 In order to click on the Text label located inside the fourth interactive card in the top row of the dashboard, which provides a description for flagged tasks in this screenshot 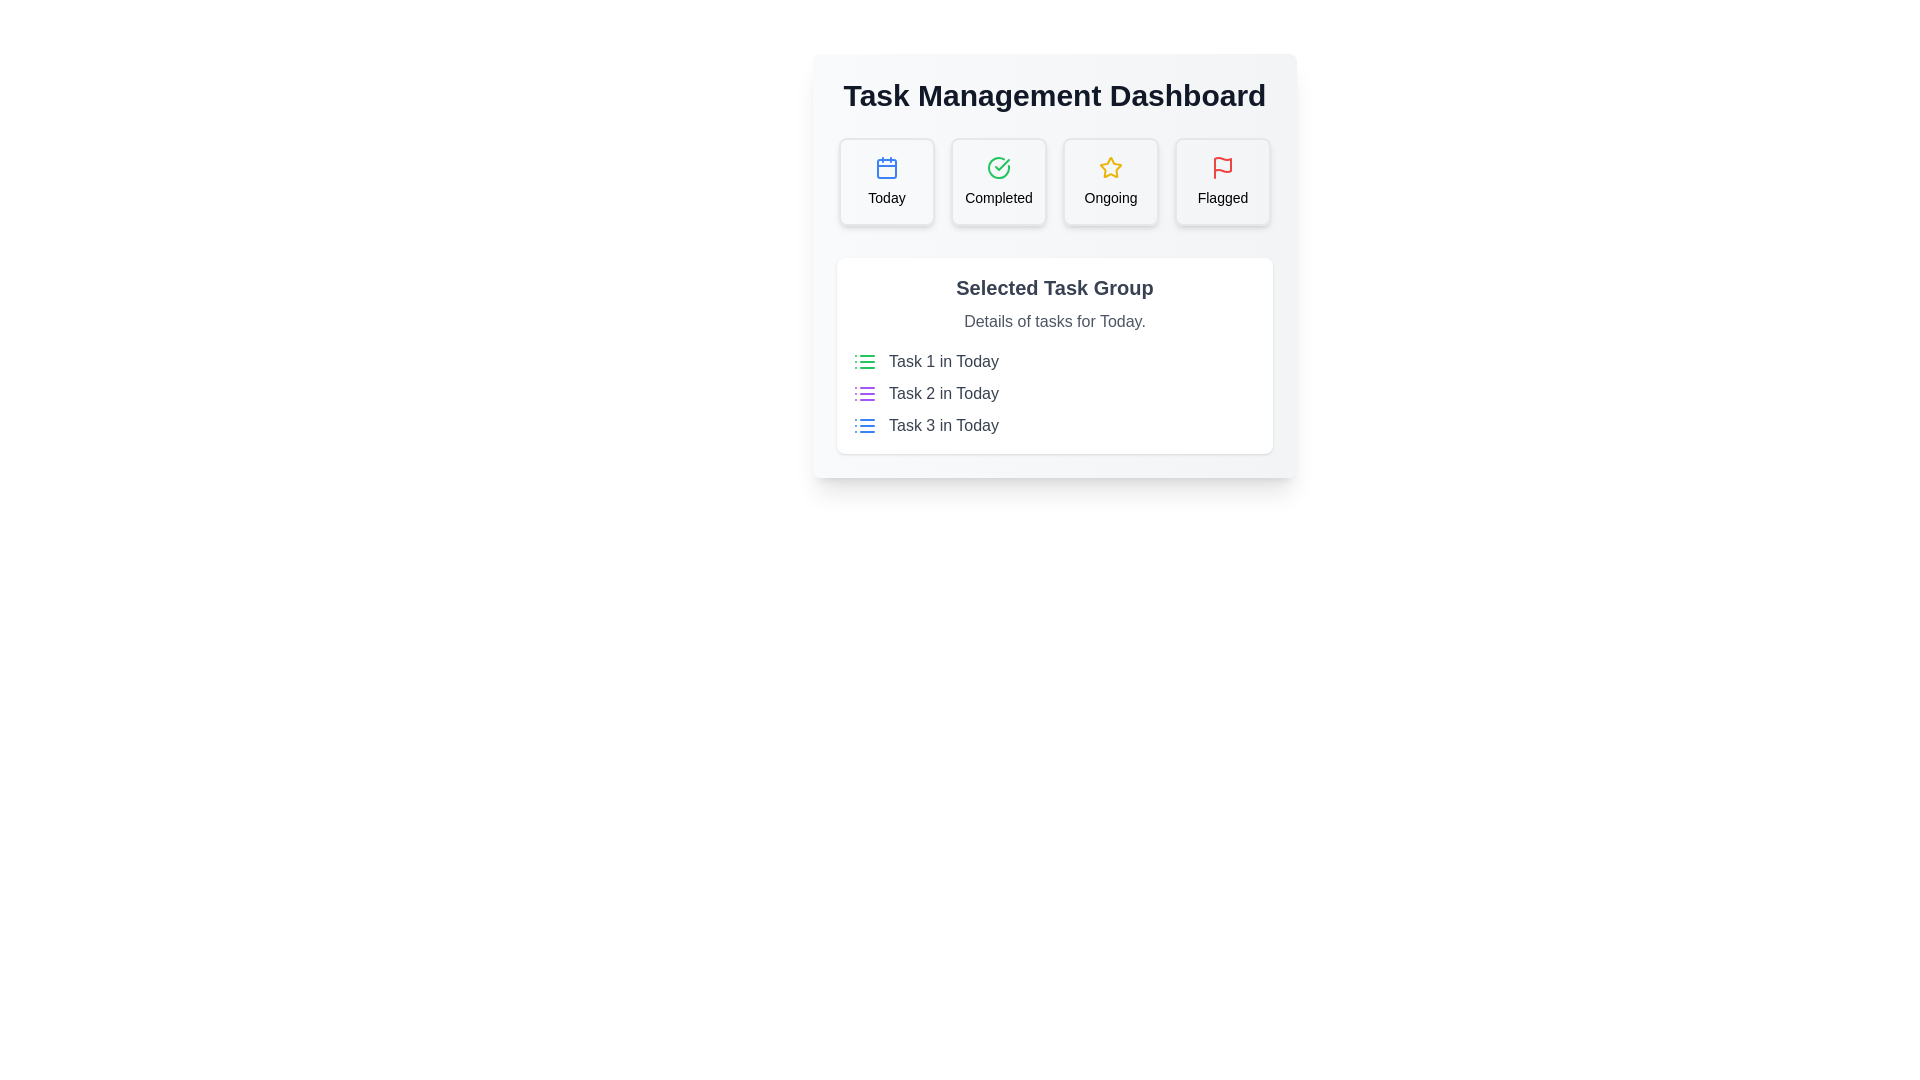, I will do `click(1222, 197)`.